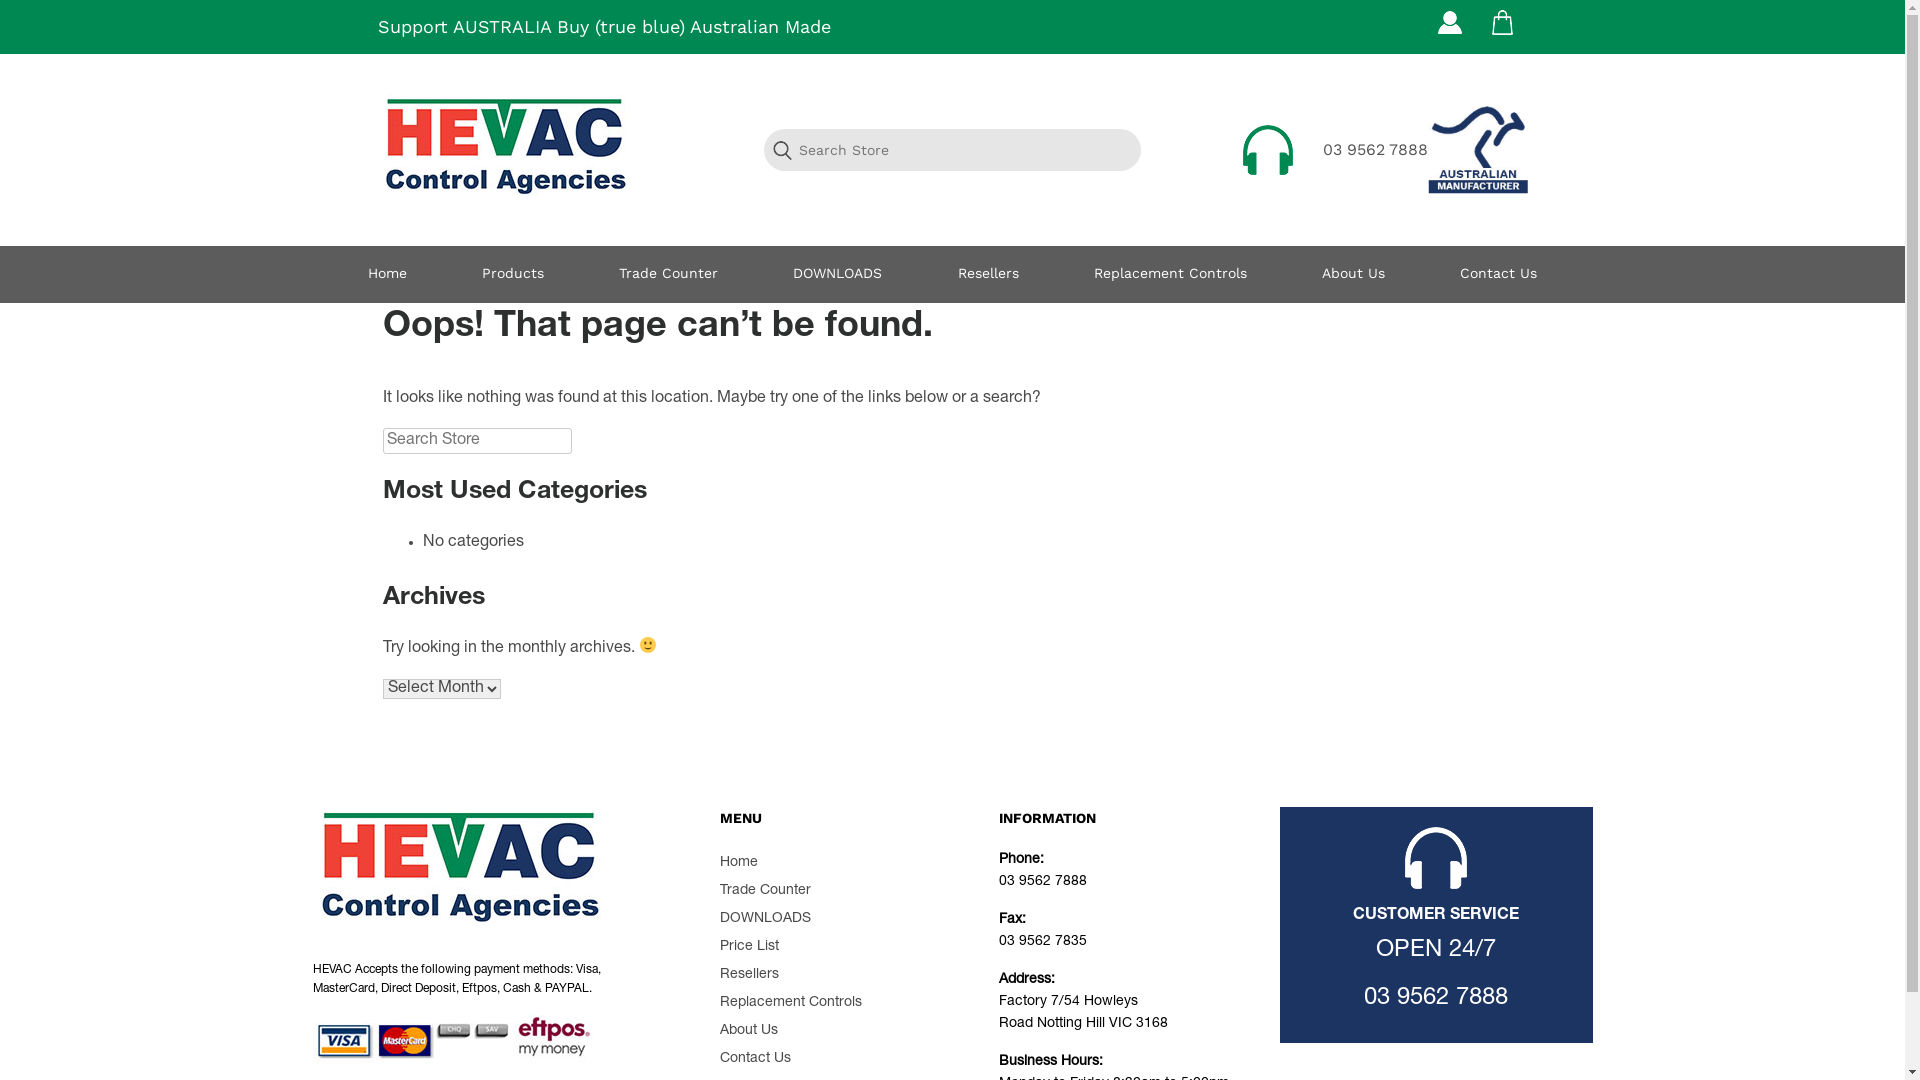 The width and height of the screenshot is (1920, 1080). I want to click on 'Resellers', so click(988, 274).